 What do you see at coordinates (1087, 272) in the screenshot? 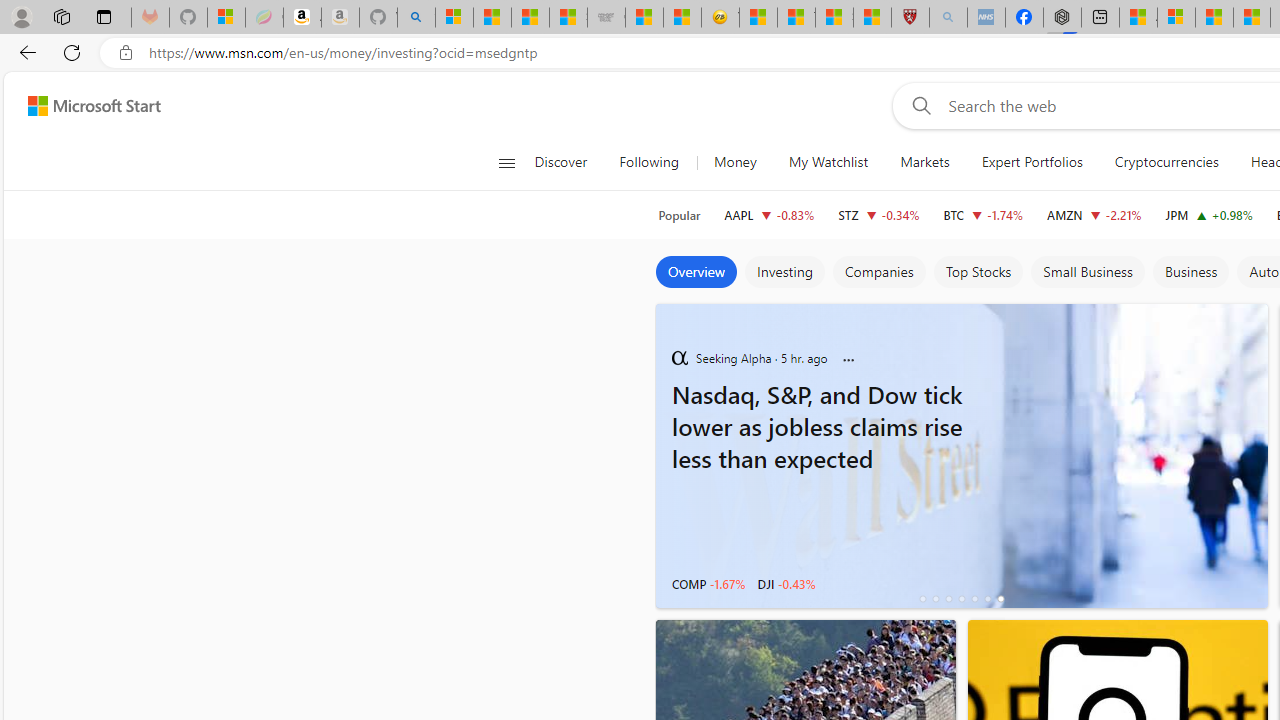
I see `'Small Business'` at bounding box center [1087, 272].